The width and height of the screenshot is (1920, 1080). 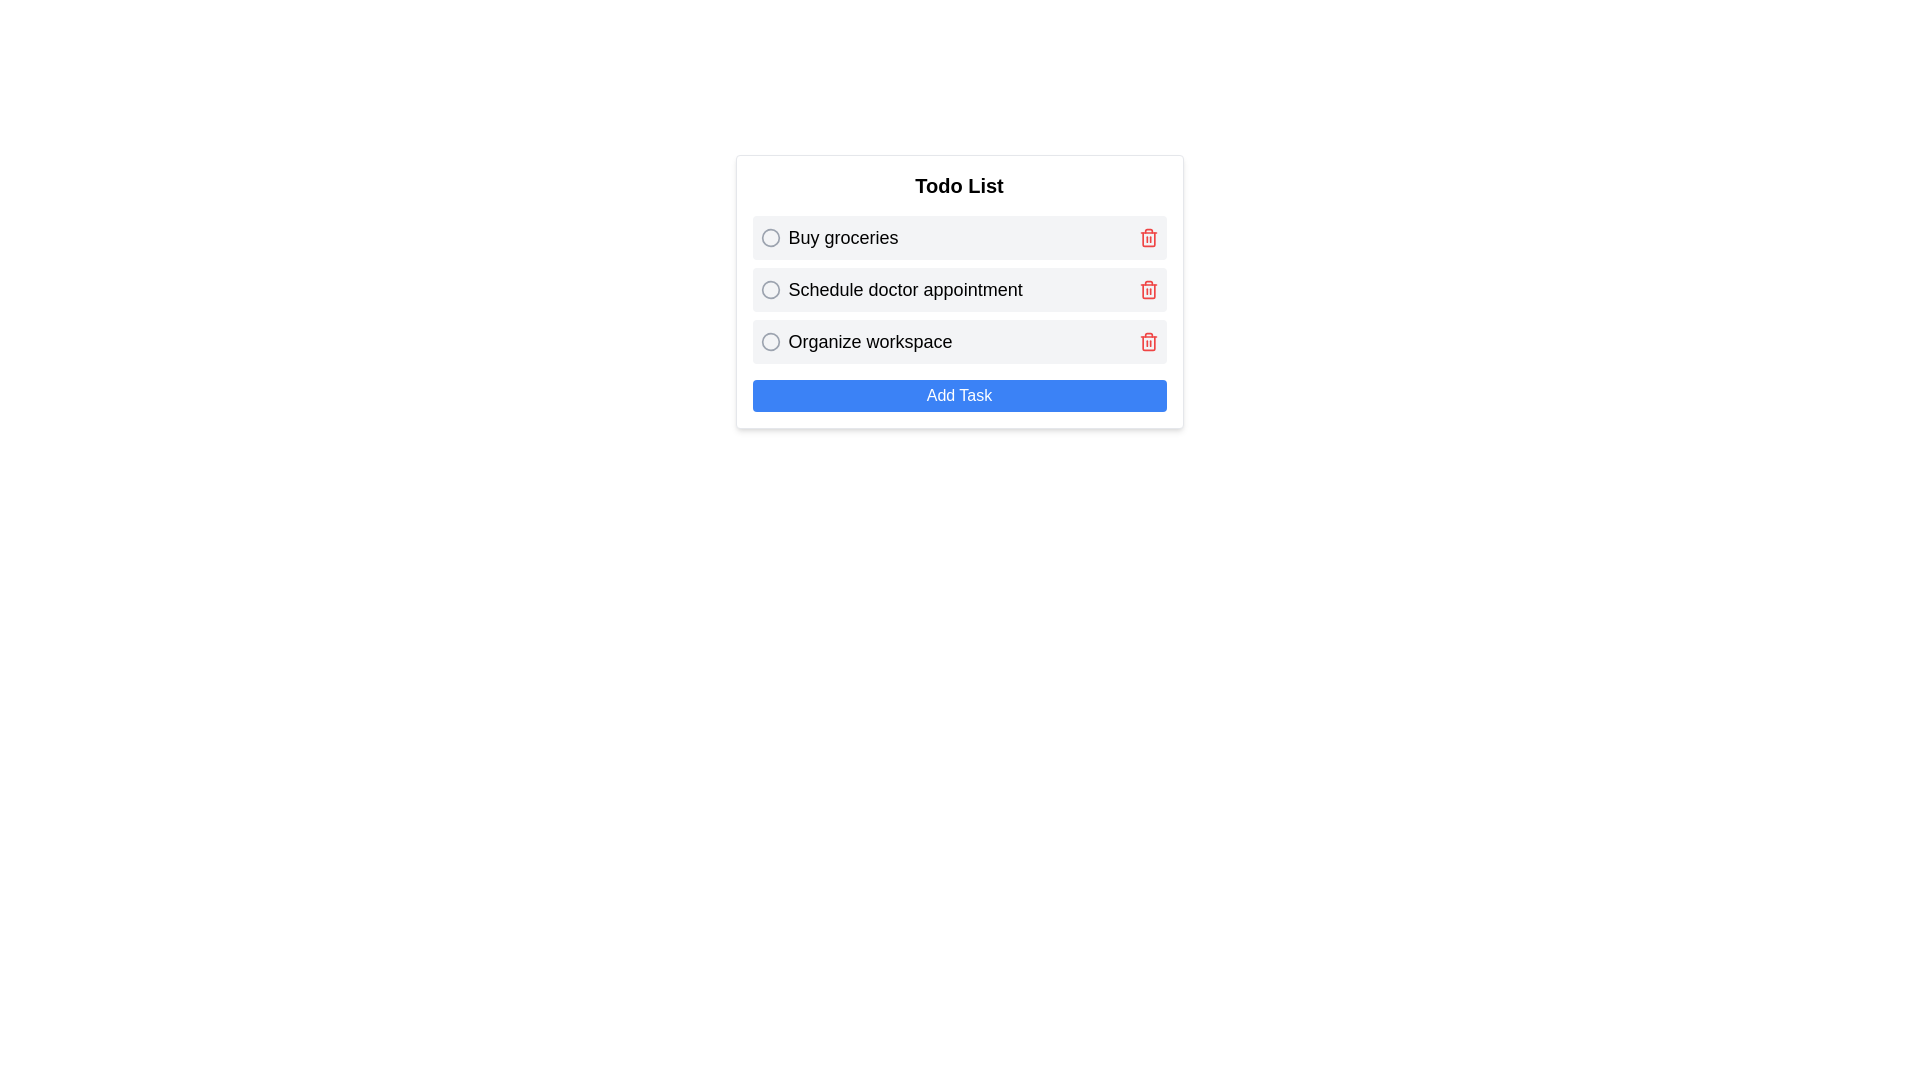 What do you see at coordinates (958, 396) in the screenshot?
I see `the 'Add Task' button located at the bottom of the 'Todo List' card` at bounding box center [958, 396].